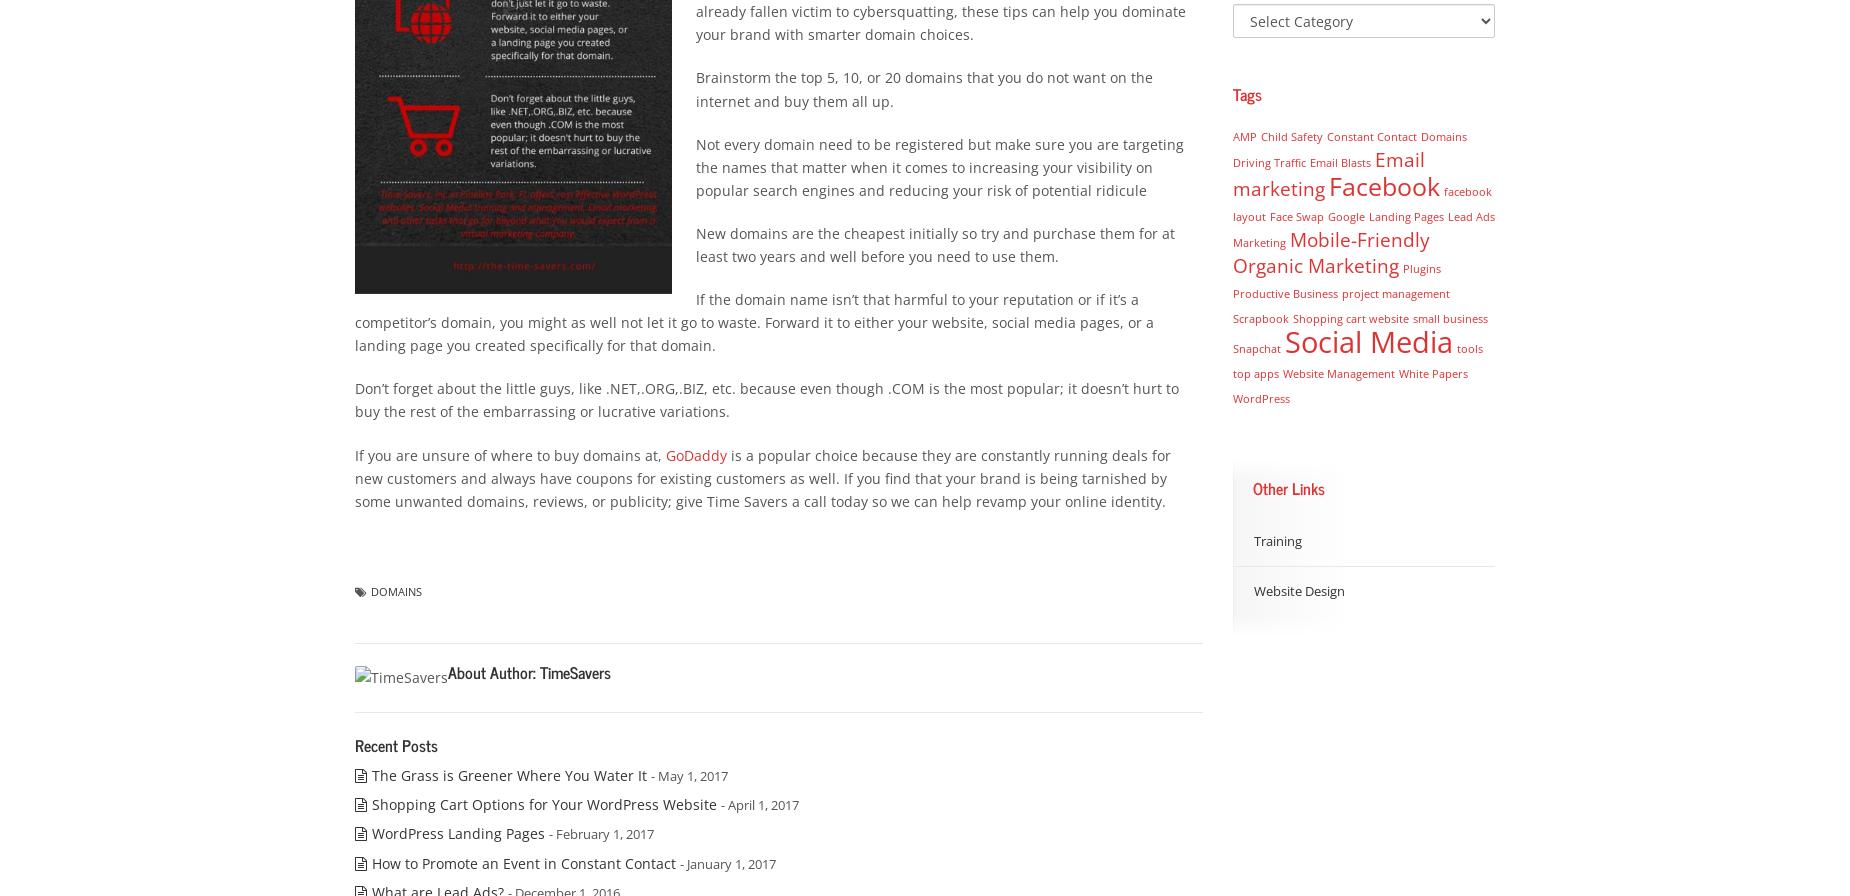 The width and height of the screenshot is (1850, 896). Describe the element at coordinates (1254, 348) in the screenshot. I see `'Snapchat'` at that location.